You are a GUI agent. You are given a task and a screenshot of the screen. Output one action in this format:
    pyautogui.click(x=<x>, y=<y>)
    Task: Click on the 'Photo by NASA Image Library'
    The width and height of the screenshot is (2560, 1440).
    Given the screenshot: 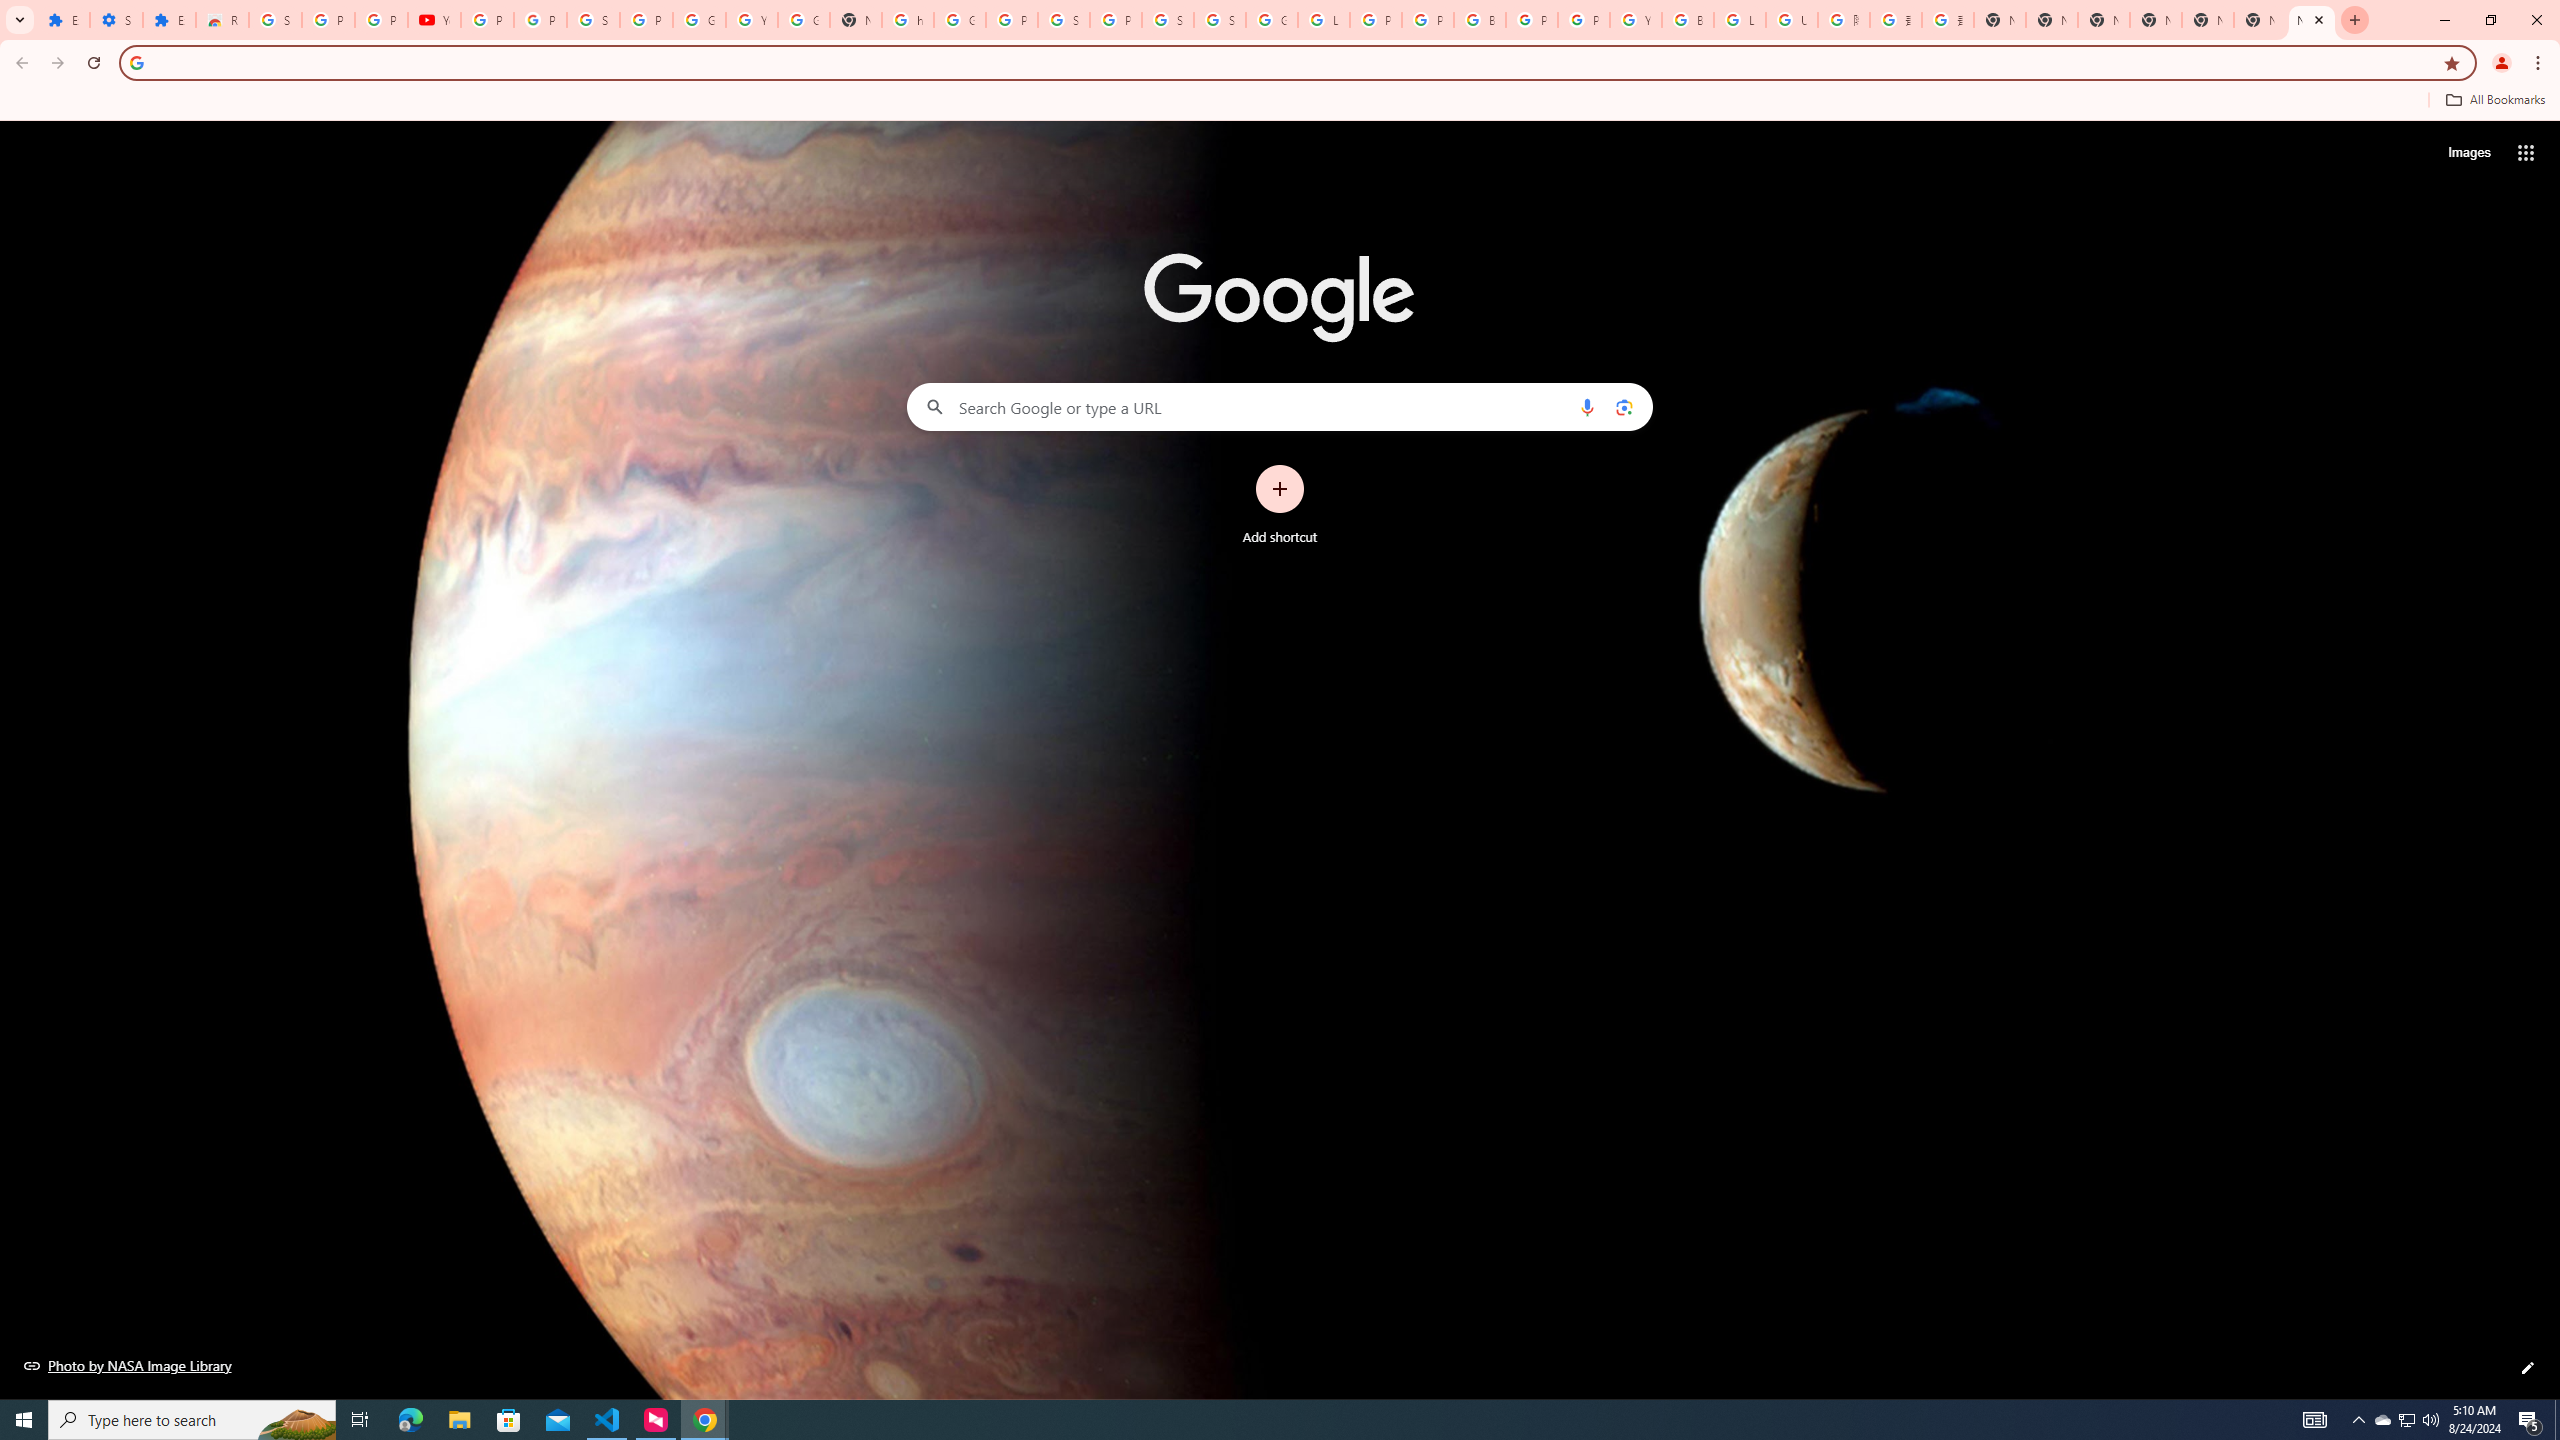 What is the action you would take?
    pyautogui.click(x=127, y=1364)
    